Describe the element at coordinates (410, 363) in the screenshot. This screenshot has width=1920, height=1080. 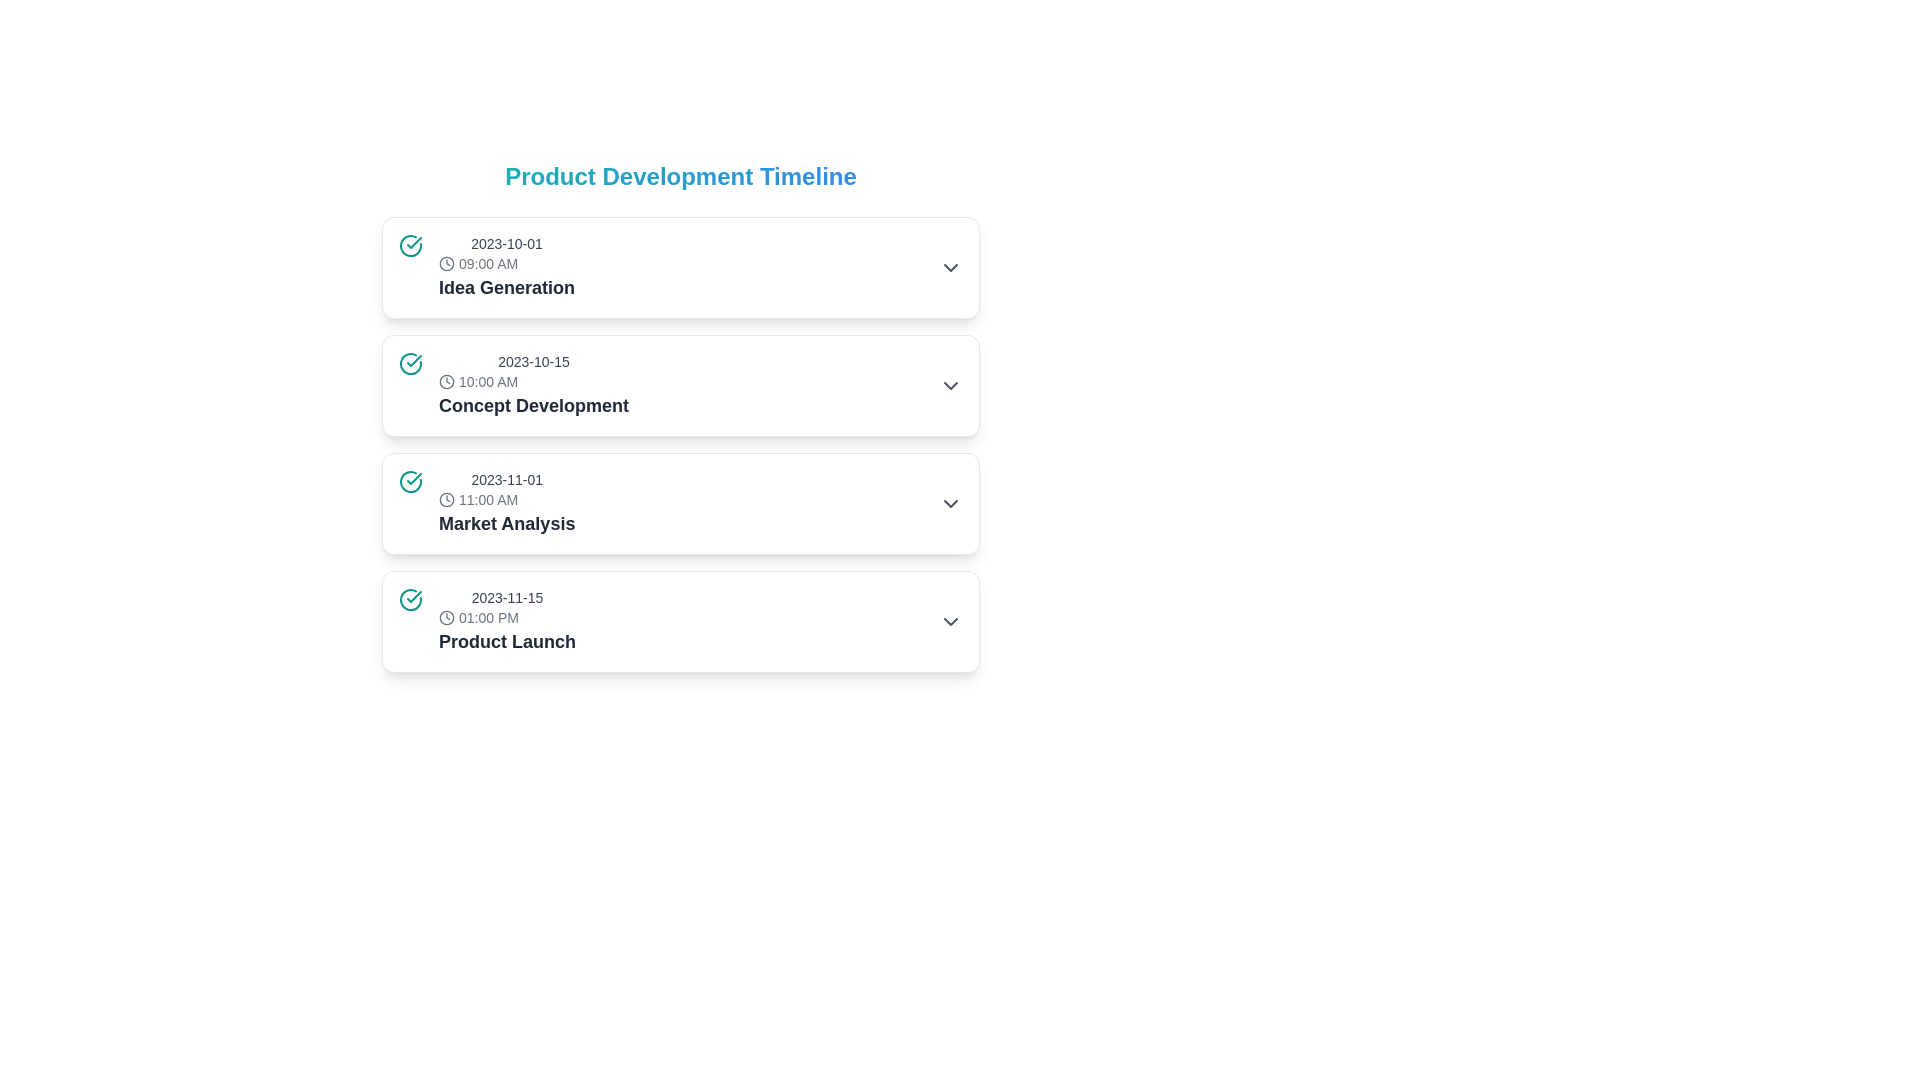
I see `the icon that signifies the completion of the associated timeline entry in the second row under 'Concept Development'` at that location.